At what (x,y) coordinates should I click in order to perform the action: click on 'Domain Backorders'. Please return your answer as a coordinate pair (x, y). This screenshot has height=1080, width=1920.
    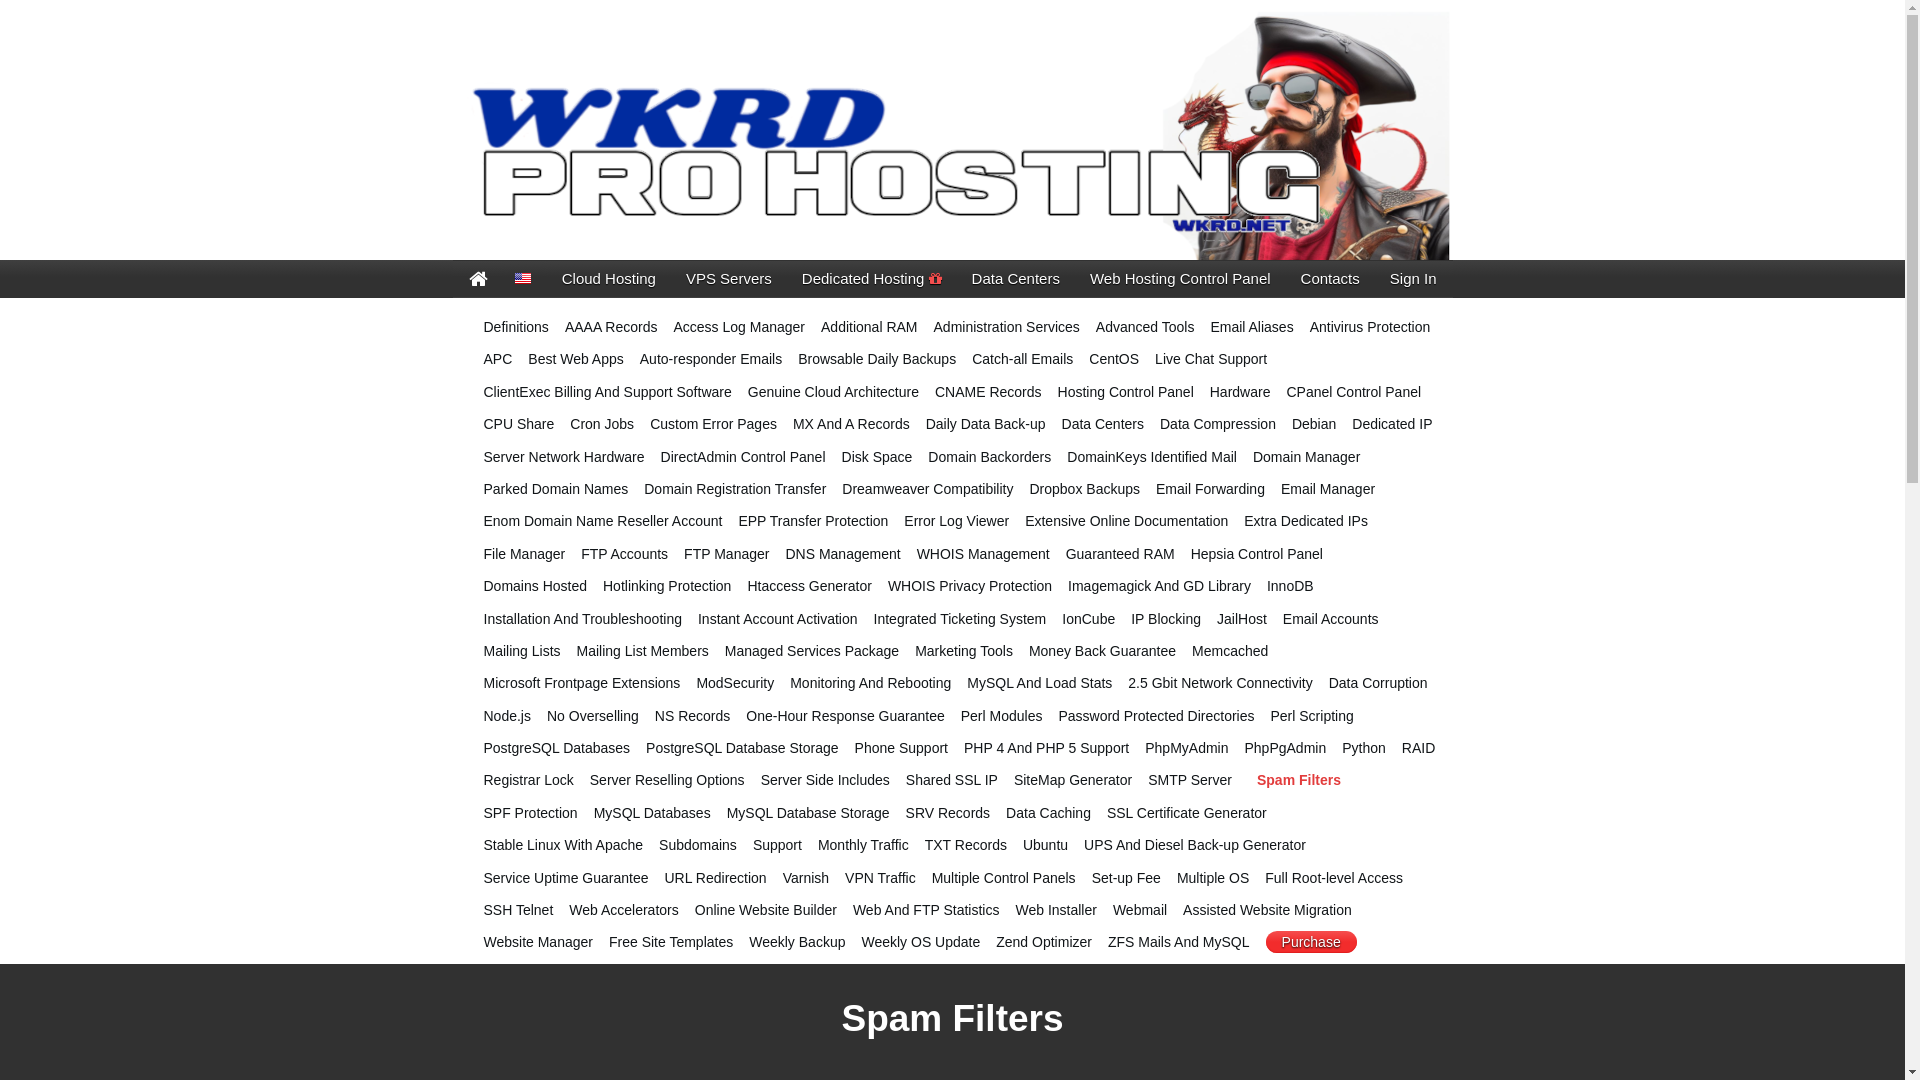
    Looking at the image, I should click on (989, 456).